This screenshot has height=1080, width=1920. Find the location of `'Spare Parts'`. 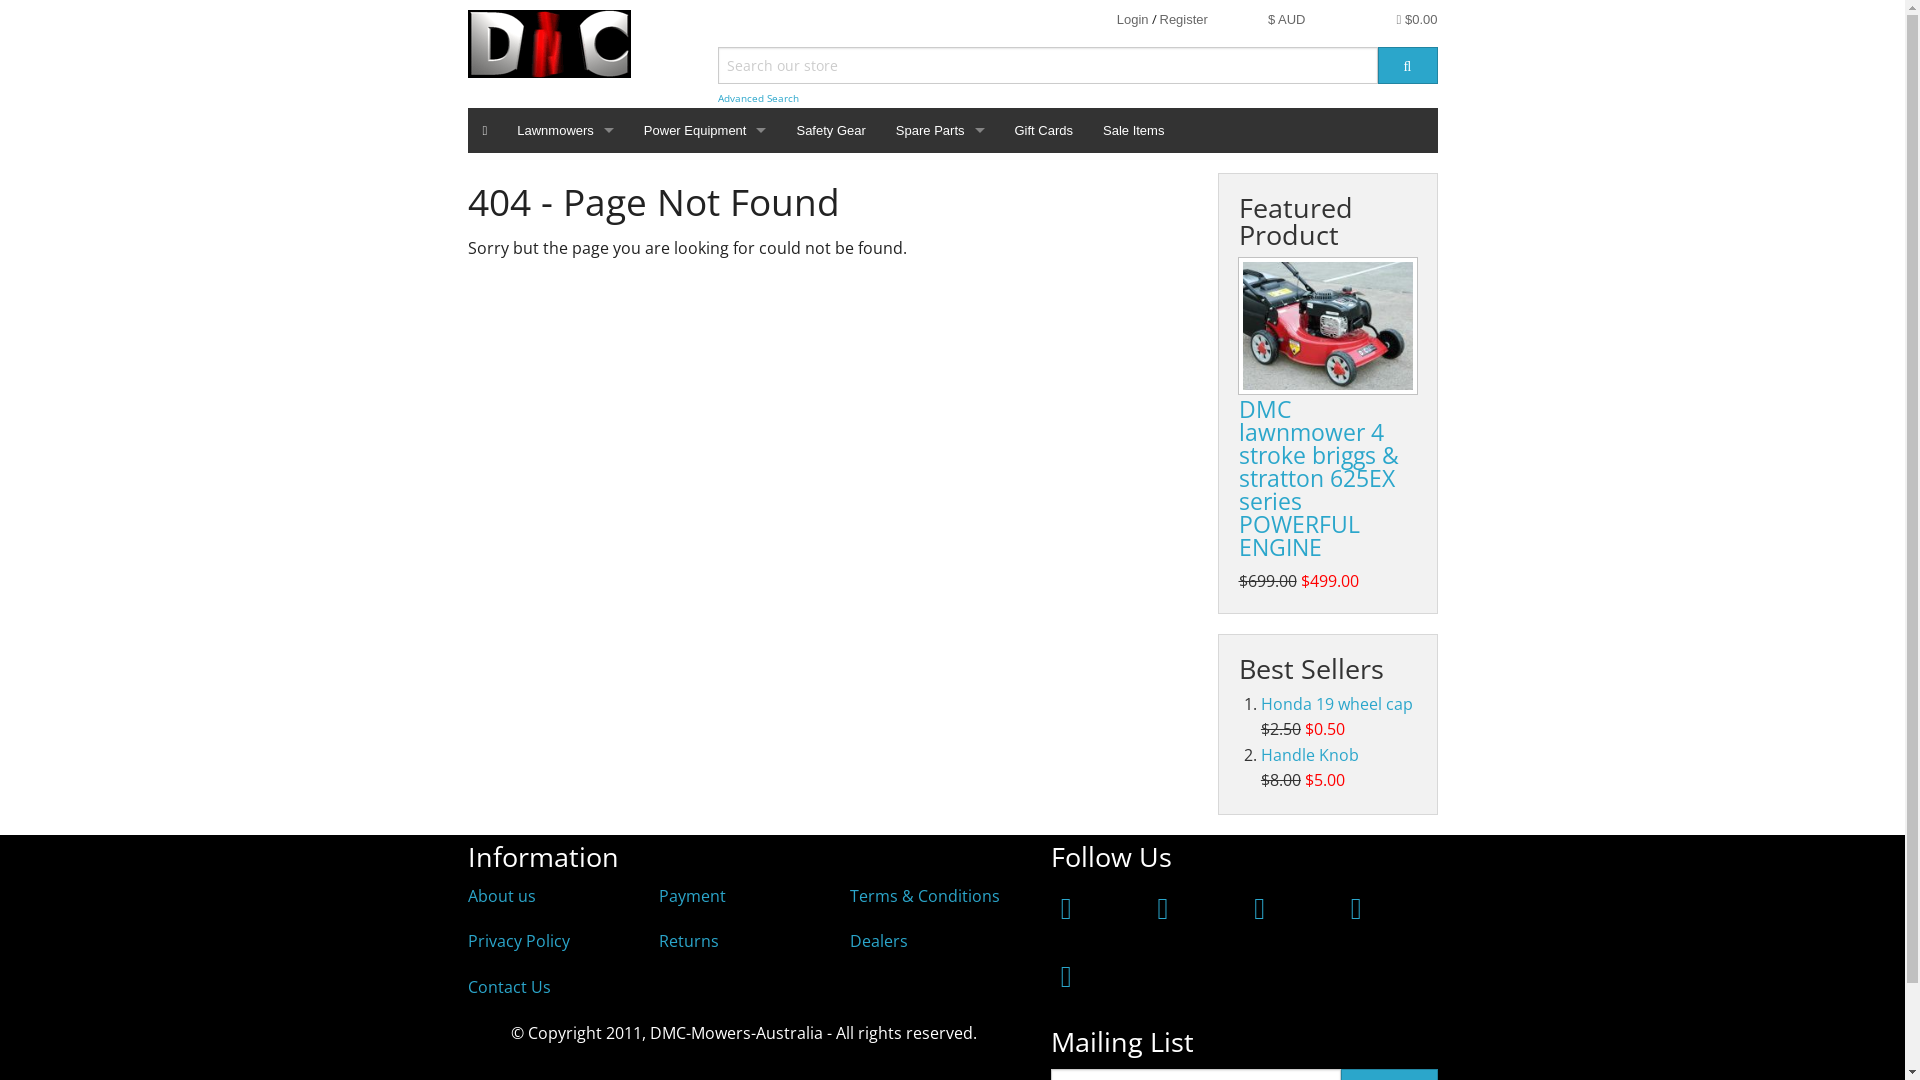

'Spare Parts' is located at coordinates (939, 130).